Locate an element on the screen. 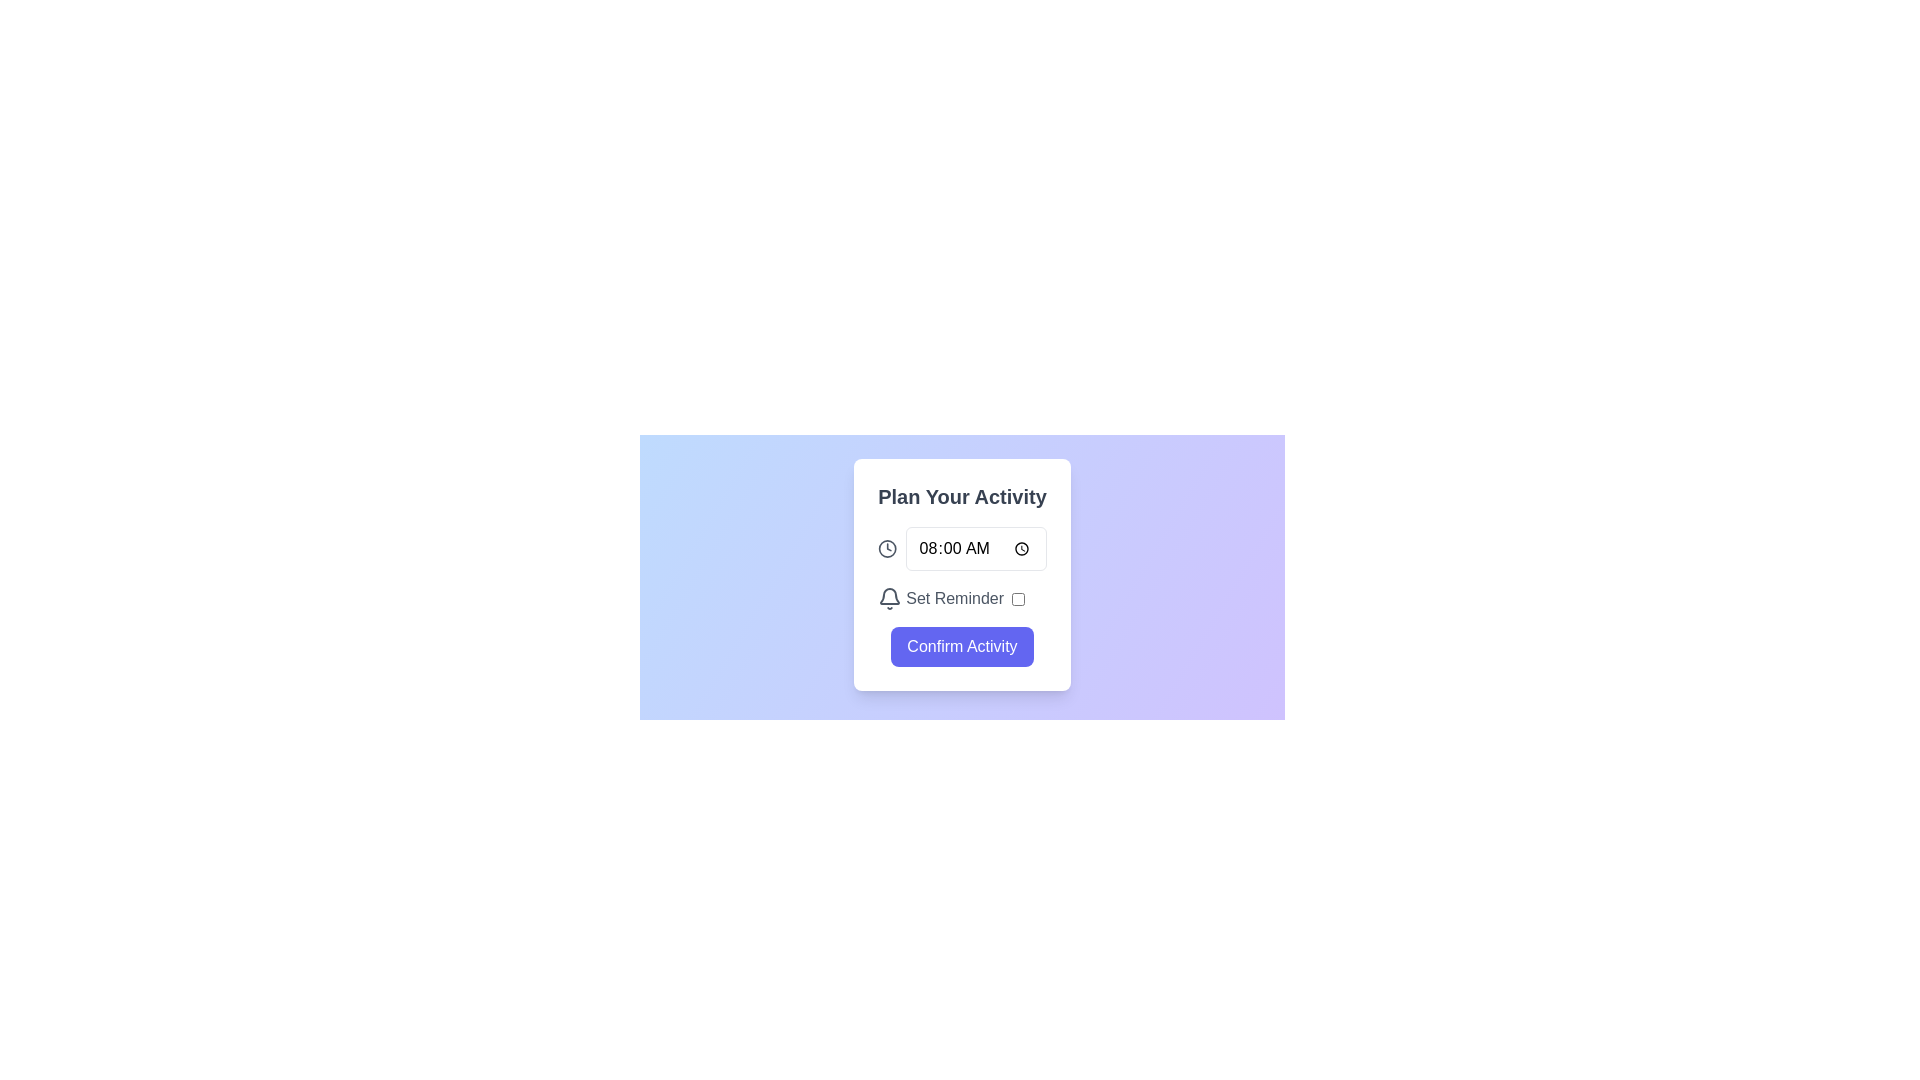 The image size is (1920, 1080). the circular clock icon located to the right of the time input field within the 'Plan Your Activity' card layout for related actions is located at coordinates (886, 548).